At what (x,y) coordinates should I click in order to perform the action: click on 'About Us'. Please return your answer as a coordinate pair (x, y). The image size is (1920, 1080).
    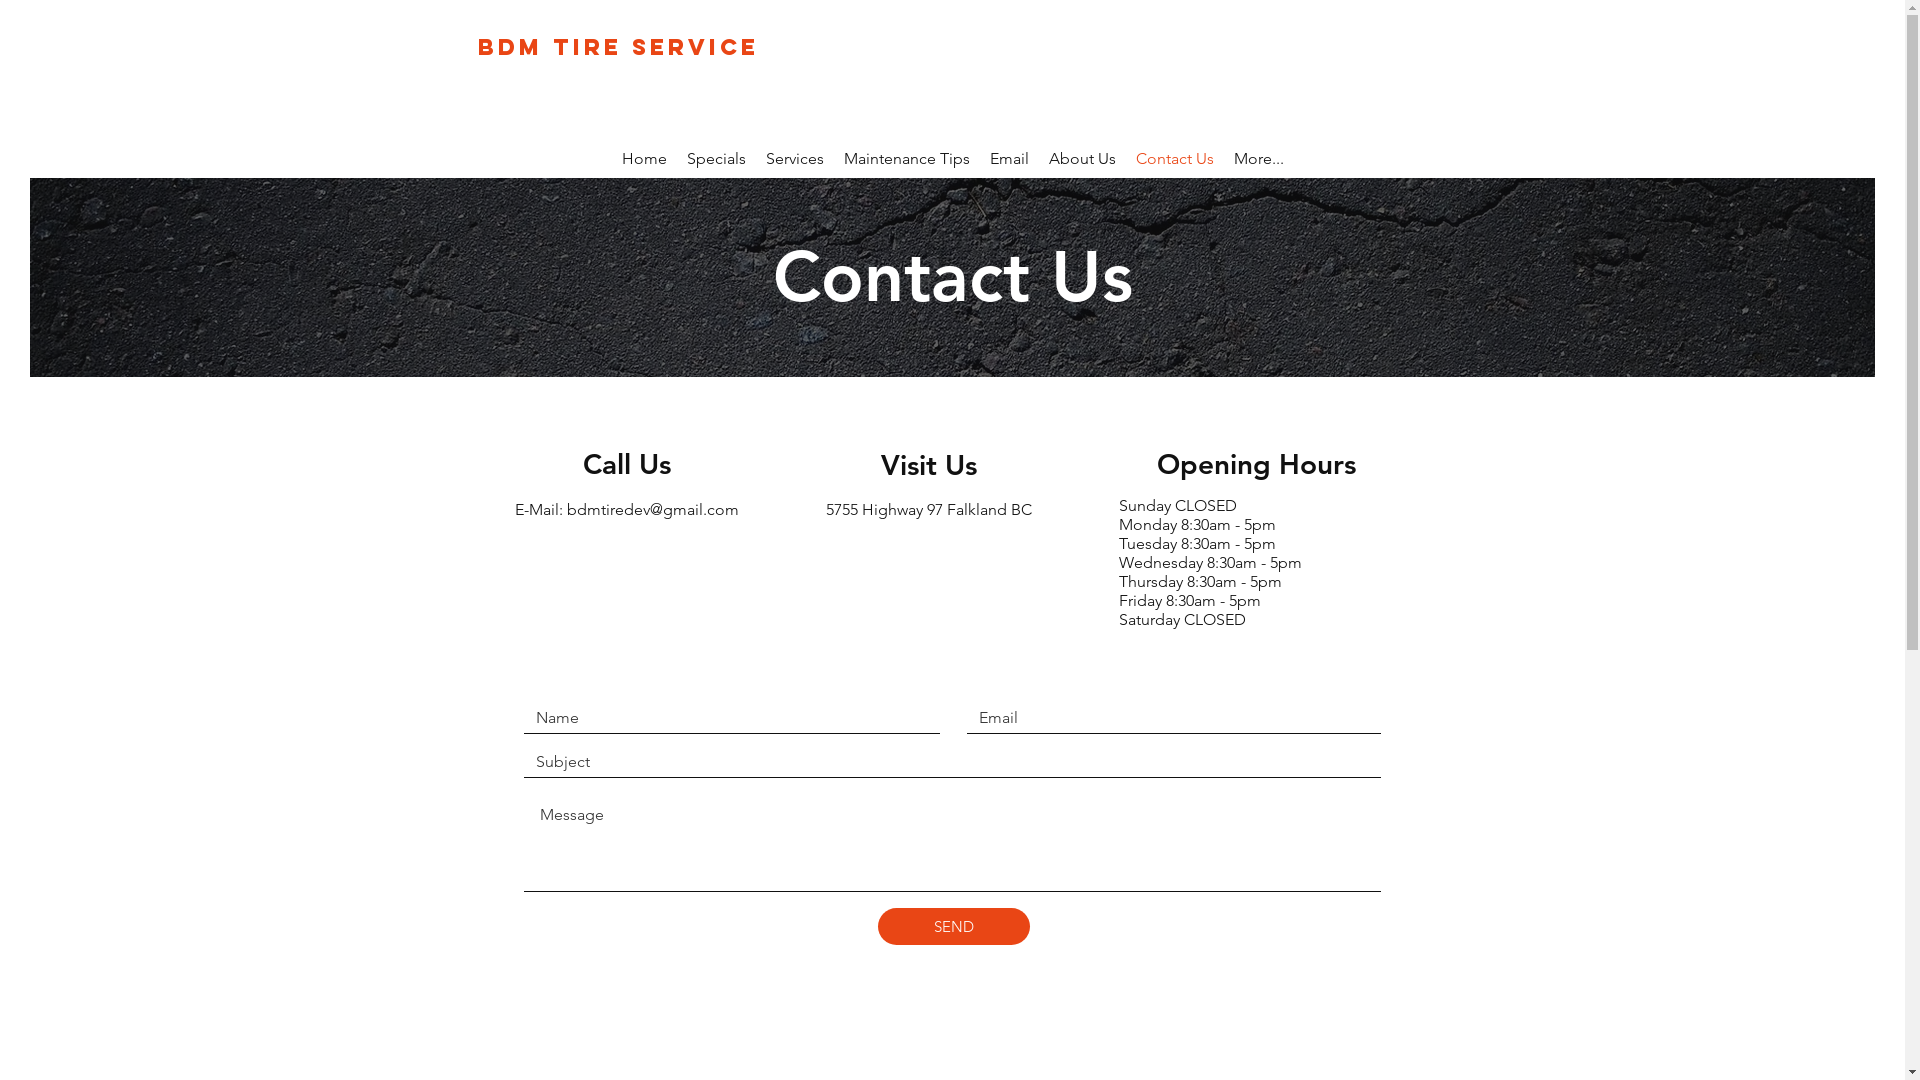
    Looking at the image, I should click on (1080, 161).